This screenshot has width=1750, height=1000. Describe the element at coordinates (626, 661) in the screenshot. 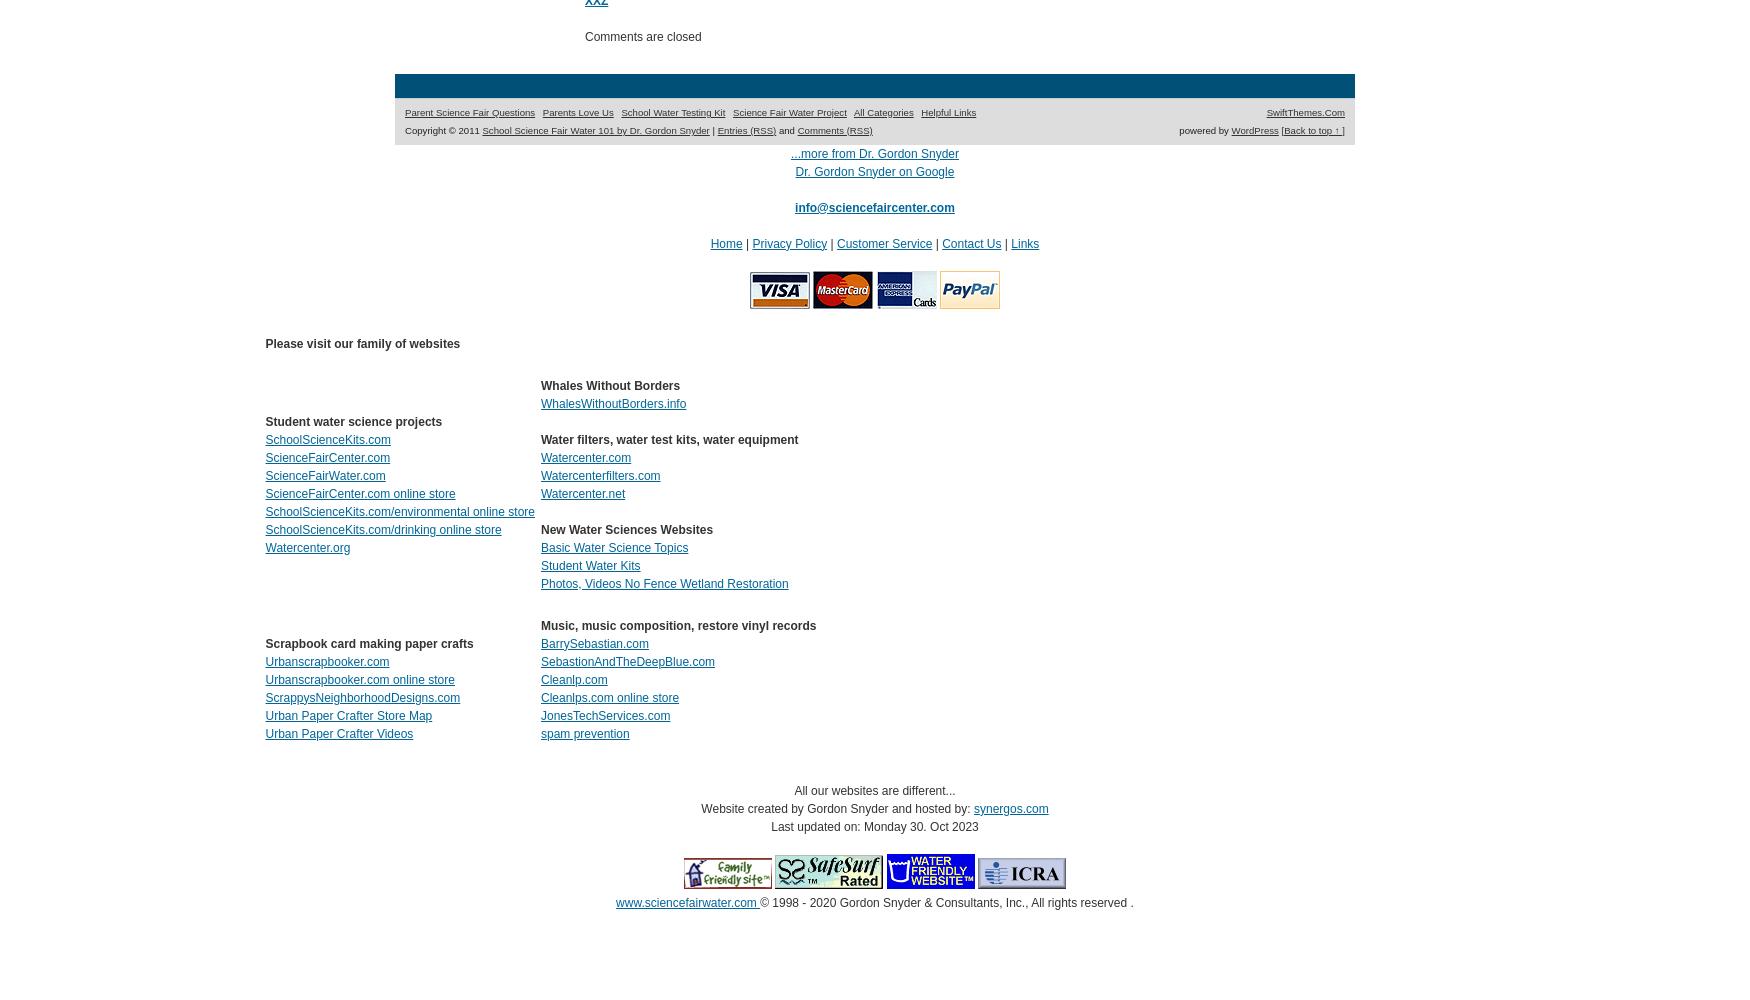

I see `'SebastionAndTheDeepBlue.com'` at that location.